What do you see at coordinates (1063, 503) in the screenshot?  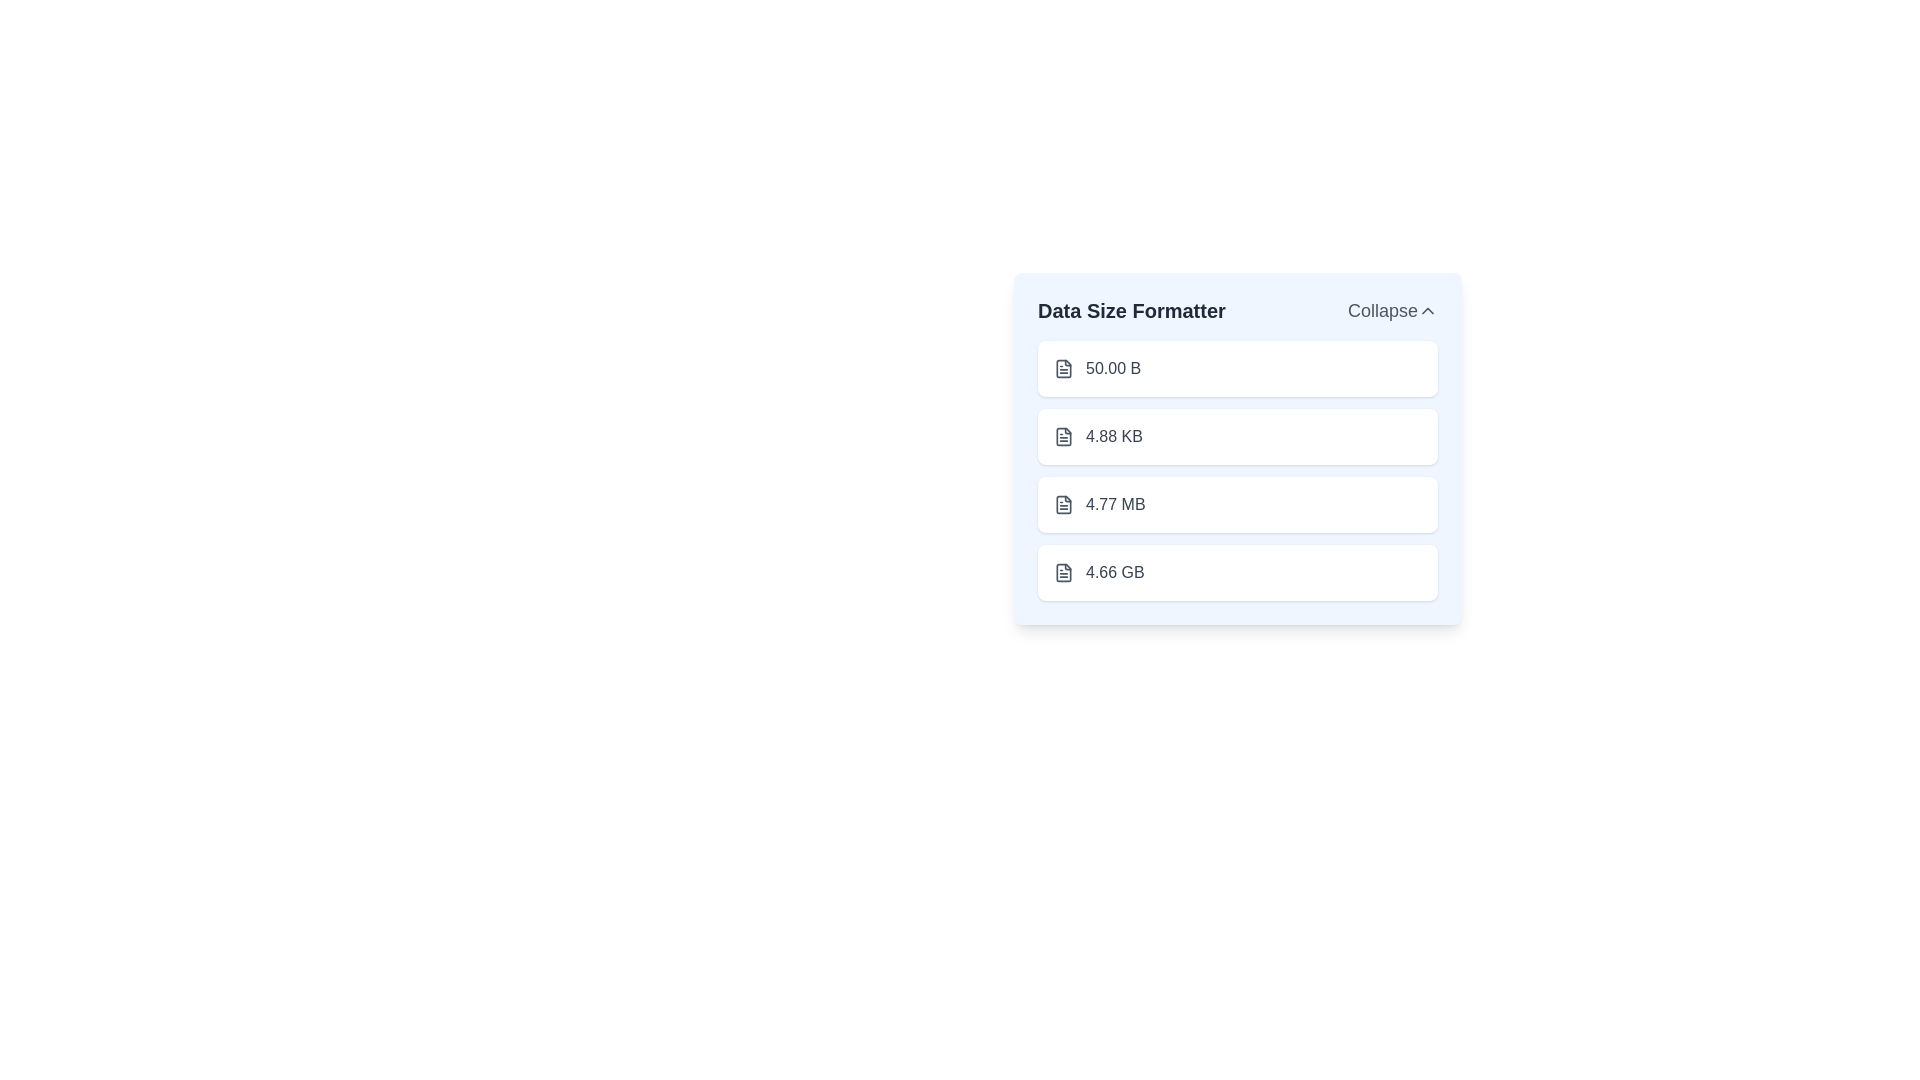 I see `the document icon with a folded corner, styled in gray, representing the third file in the list` at bounding box center [1063, 503].